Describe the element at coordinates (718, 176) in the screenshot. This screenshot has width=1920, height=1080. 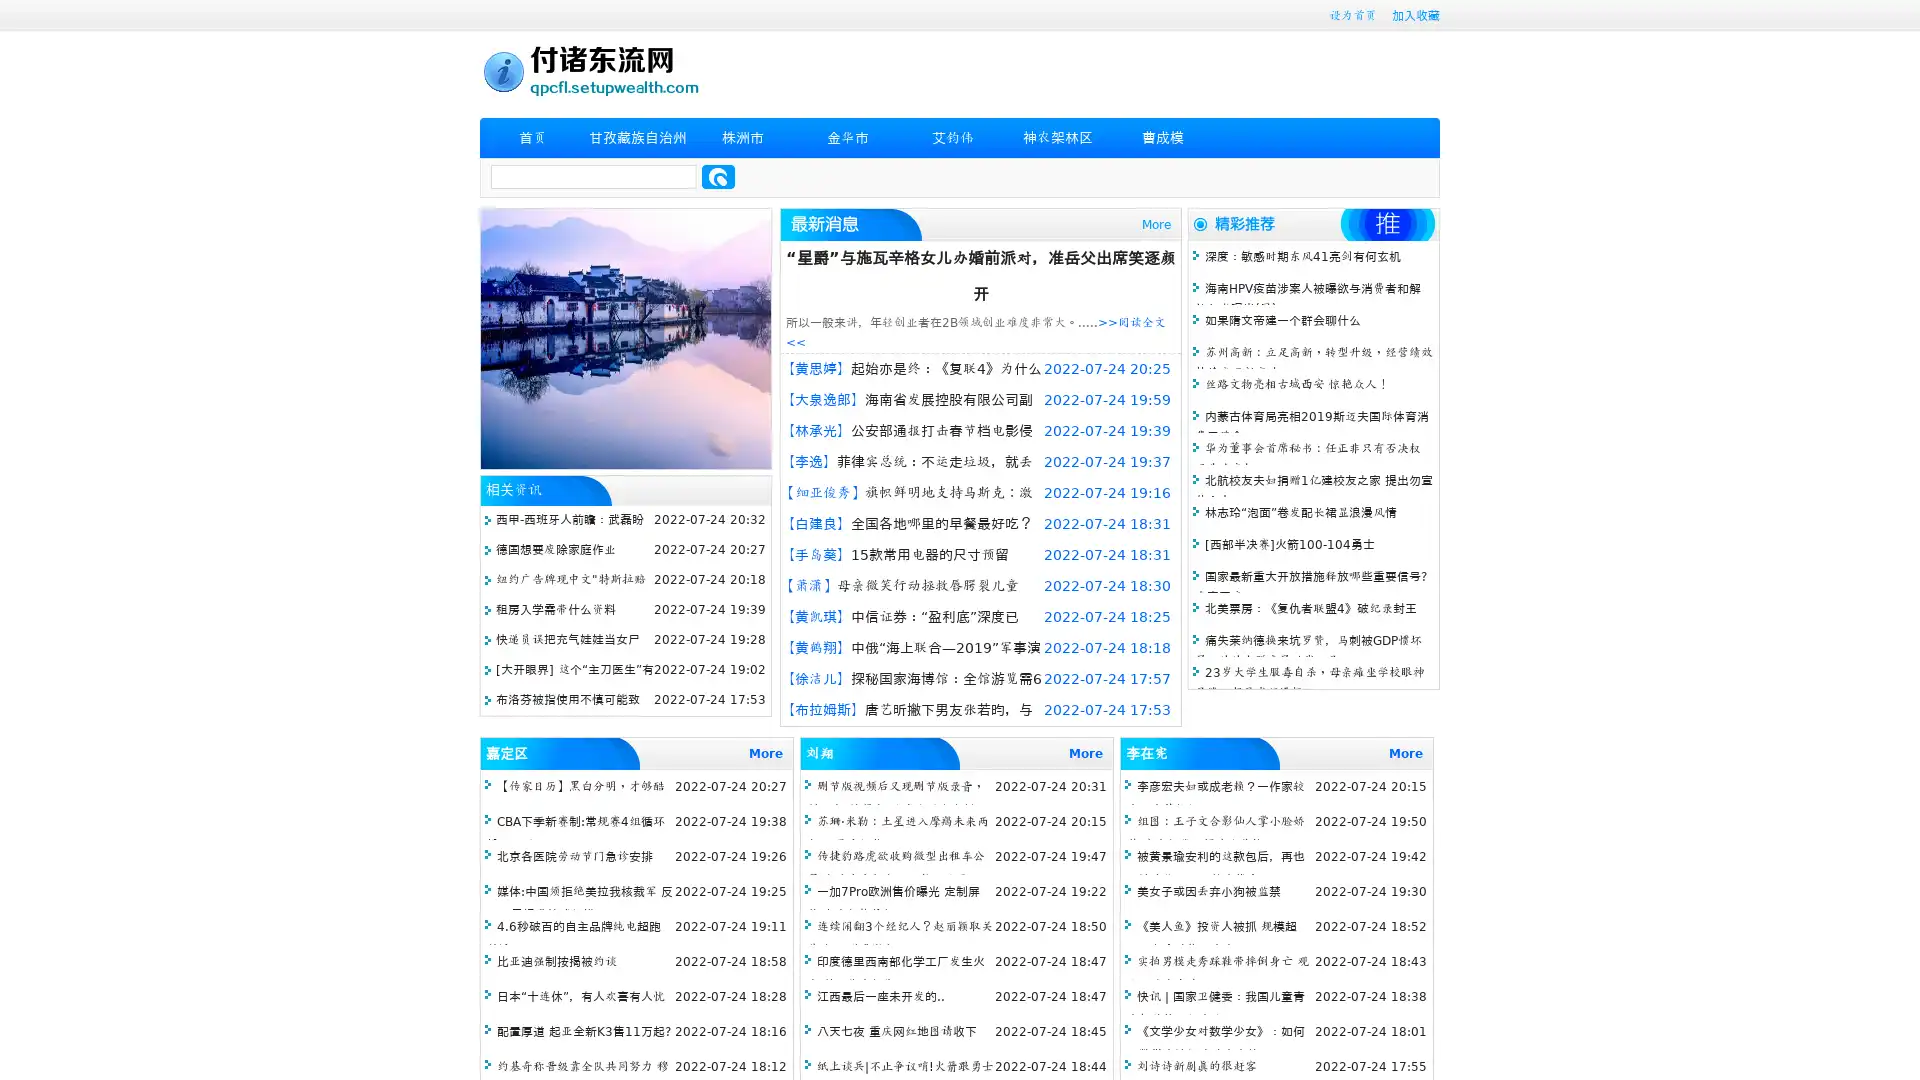
I see `Search` at that location.